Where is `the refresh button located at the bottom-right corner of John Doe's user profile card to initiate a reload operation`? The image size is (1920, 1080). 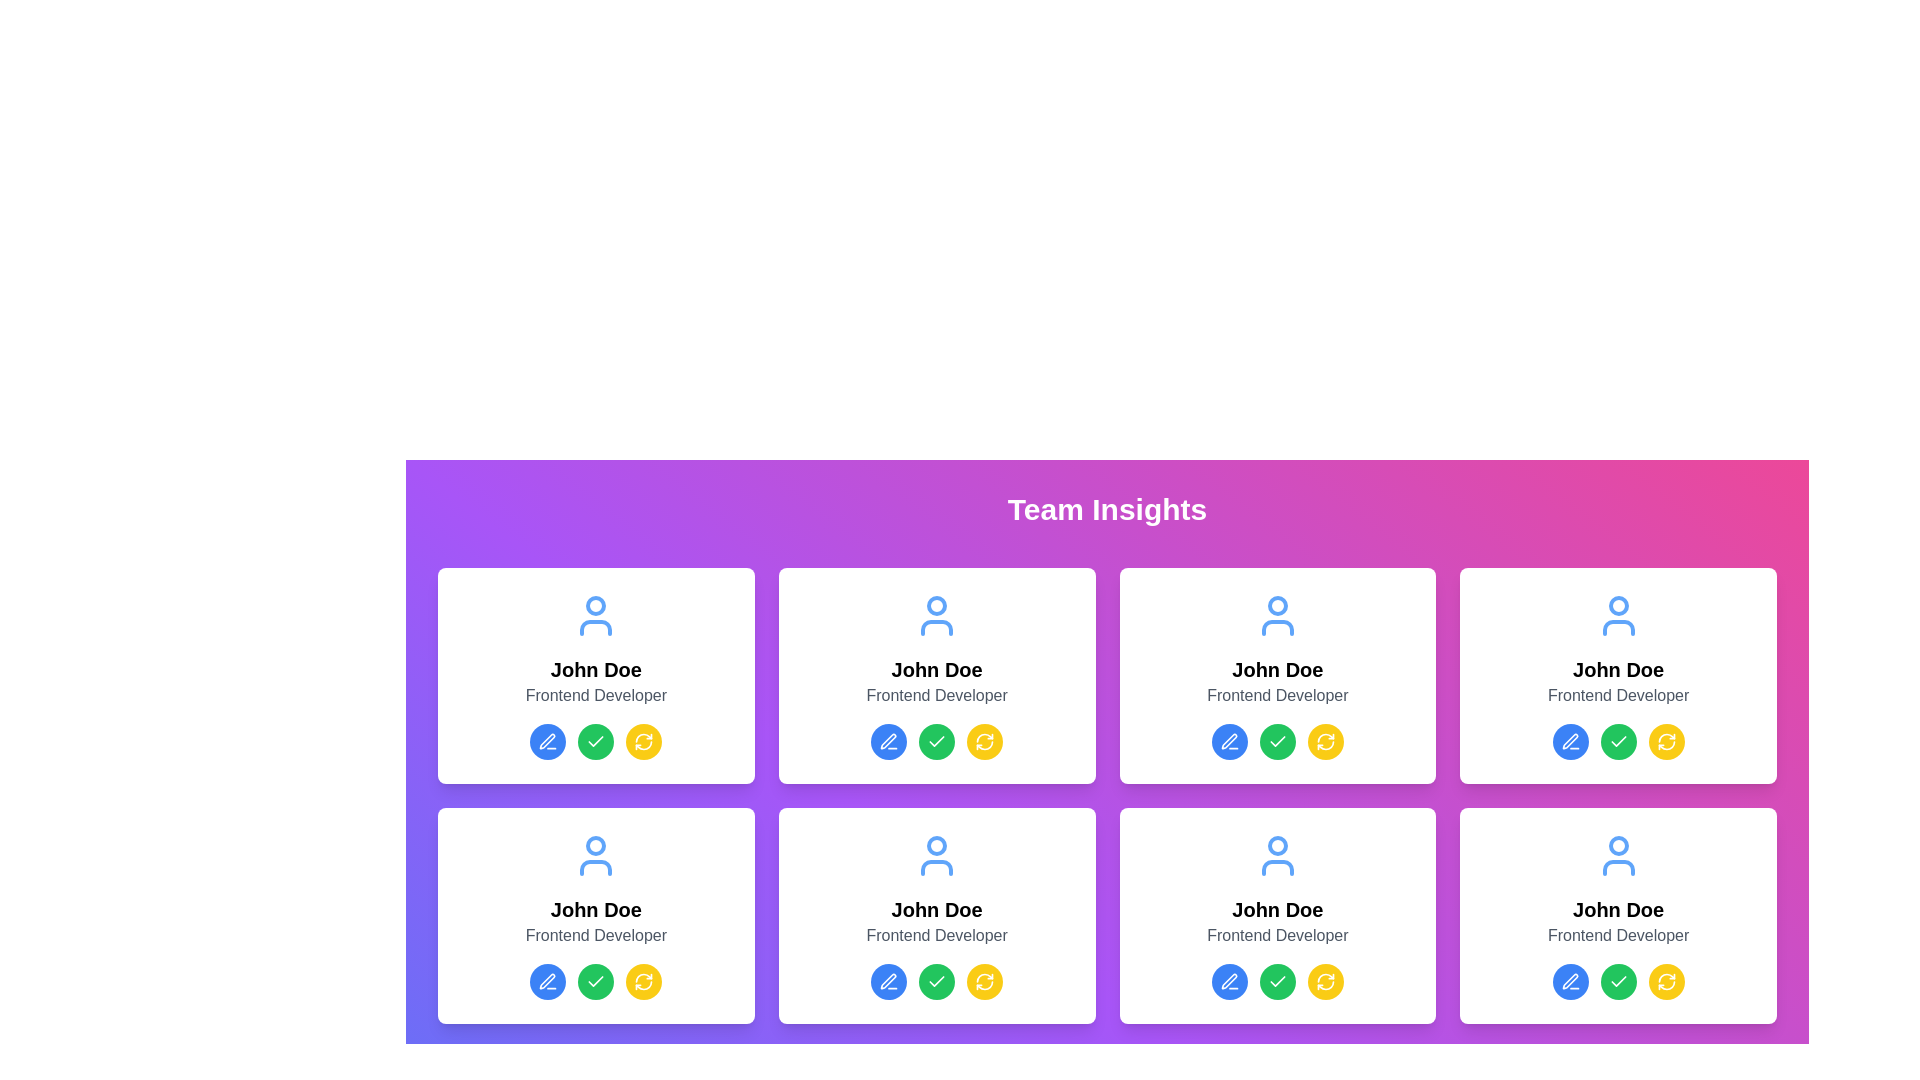
the refresh button located at the bottom-right corner of John Doe's user profile card to initiate a reload operation is located at coordinates (1325, 741).